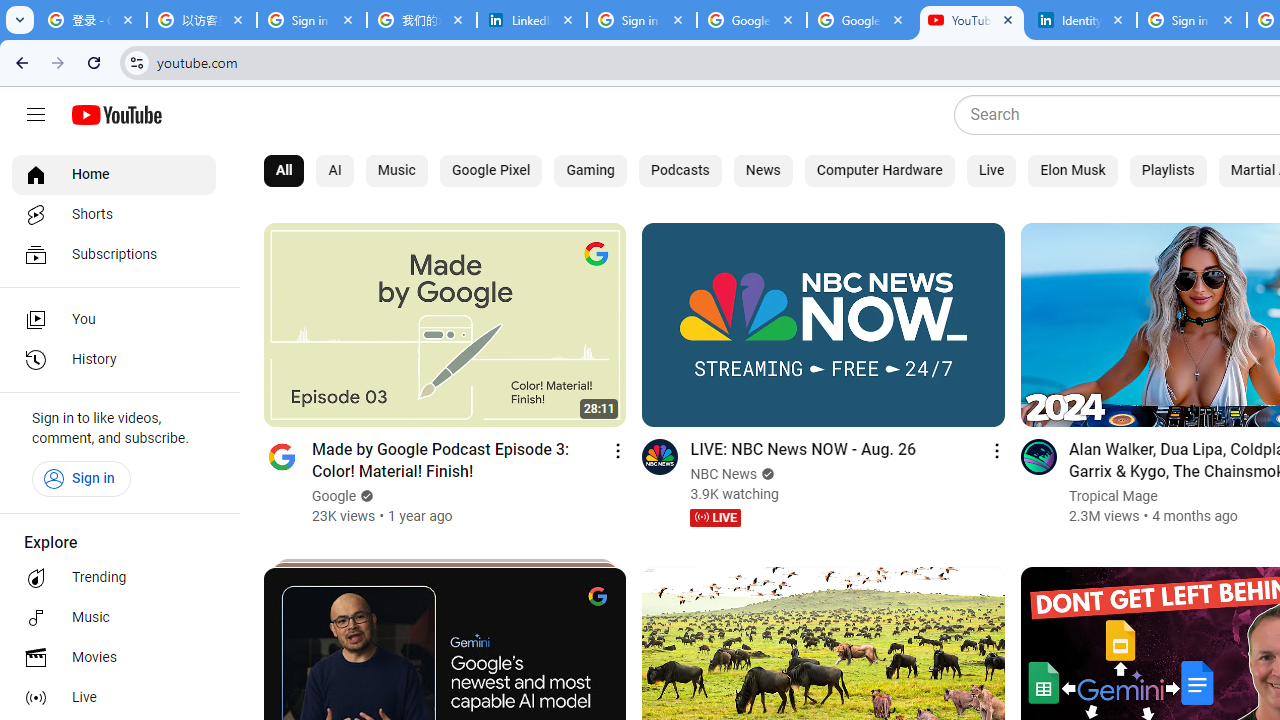 Image resolution: width=1280 pixels, height=720 pixels. What do you see at coordinates (112, 360) in the screenshot?
I see `'History'` at bounding box center [112, 360].